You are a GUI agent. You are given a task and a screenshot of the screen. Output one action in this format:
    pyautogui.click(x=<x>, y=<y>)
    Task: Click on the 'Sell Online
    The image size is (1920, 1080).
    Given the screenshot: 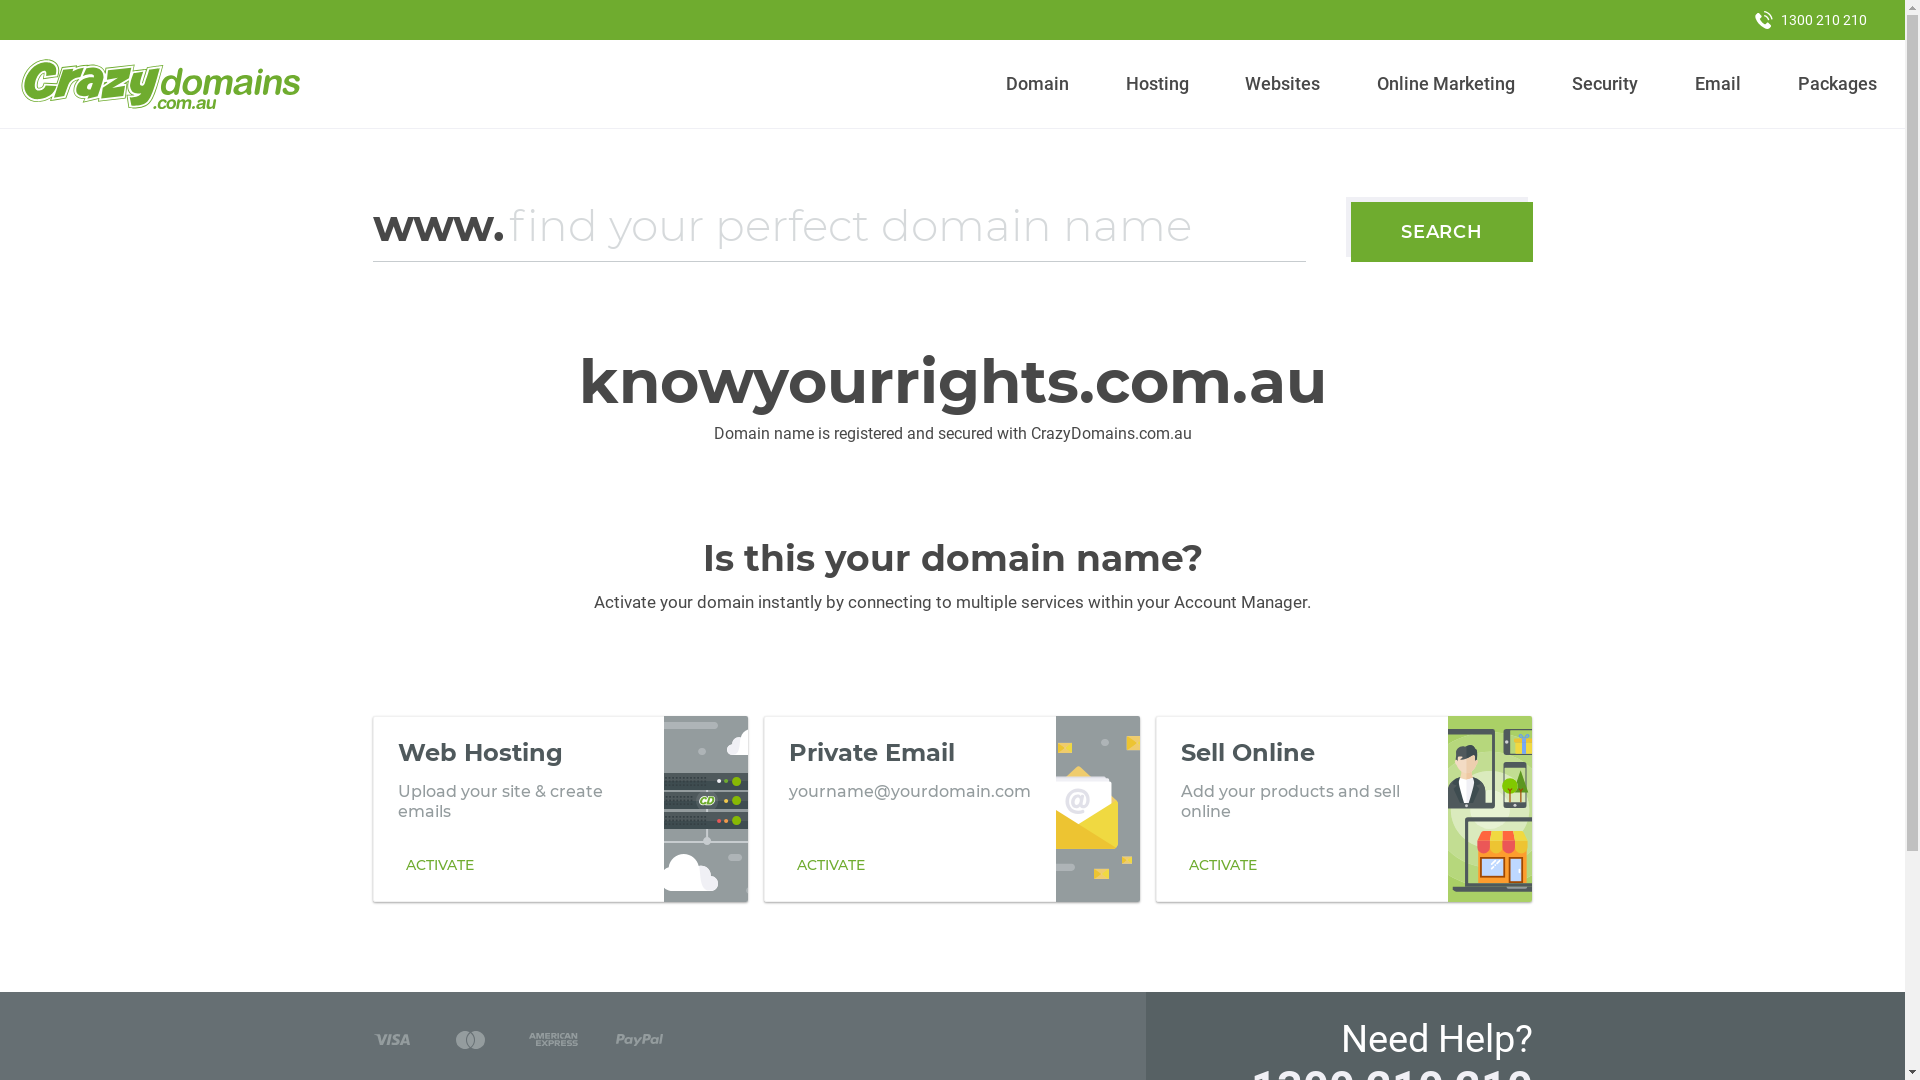 What is the action you would take?
    pyautogui.click(x=1344, y=808)
    